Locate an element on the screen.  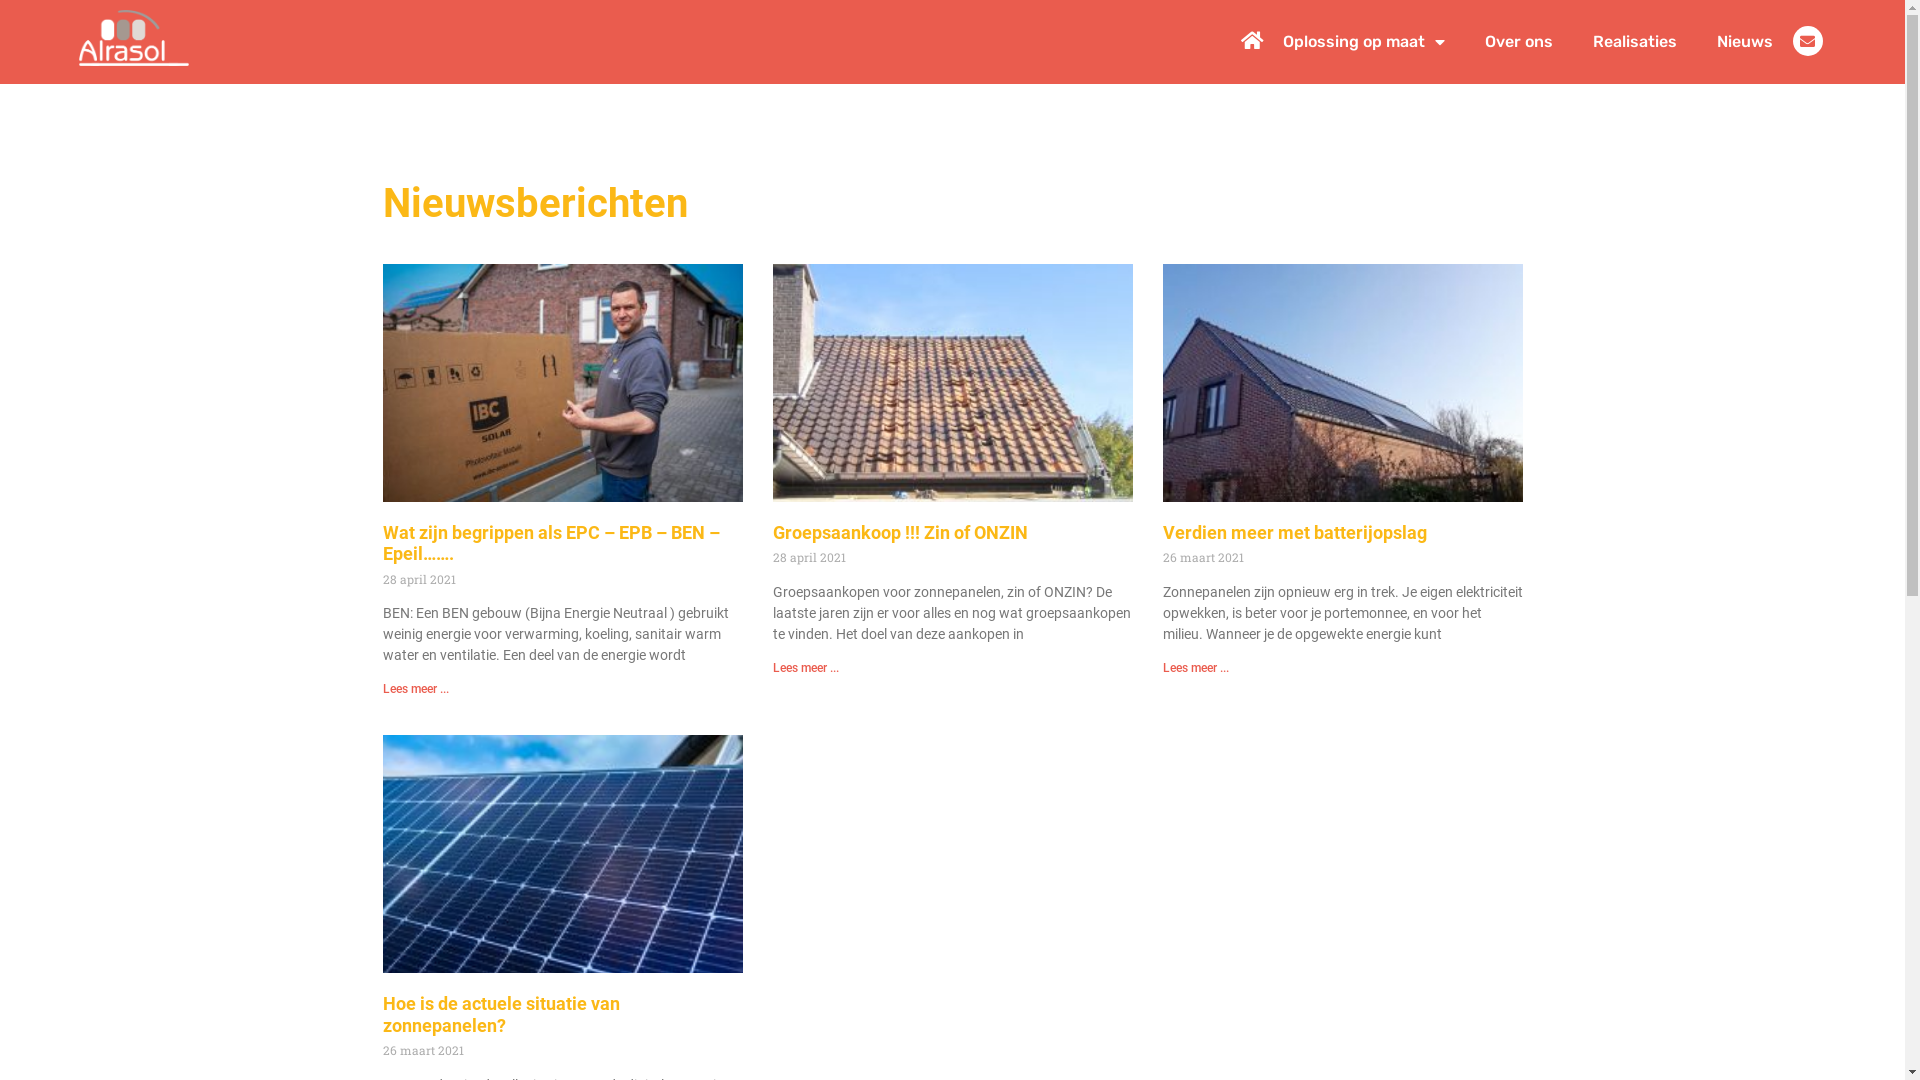
'Groepsaankoop !!! Zin of ONZIN' is located at coordinates (898, 531).